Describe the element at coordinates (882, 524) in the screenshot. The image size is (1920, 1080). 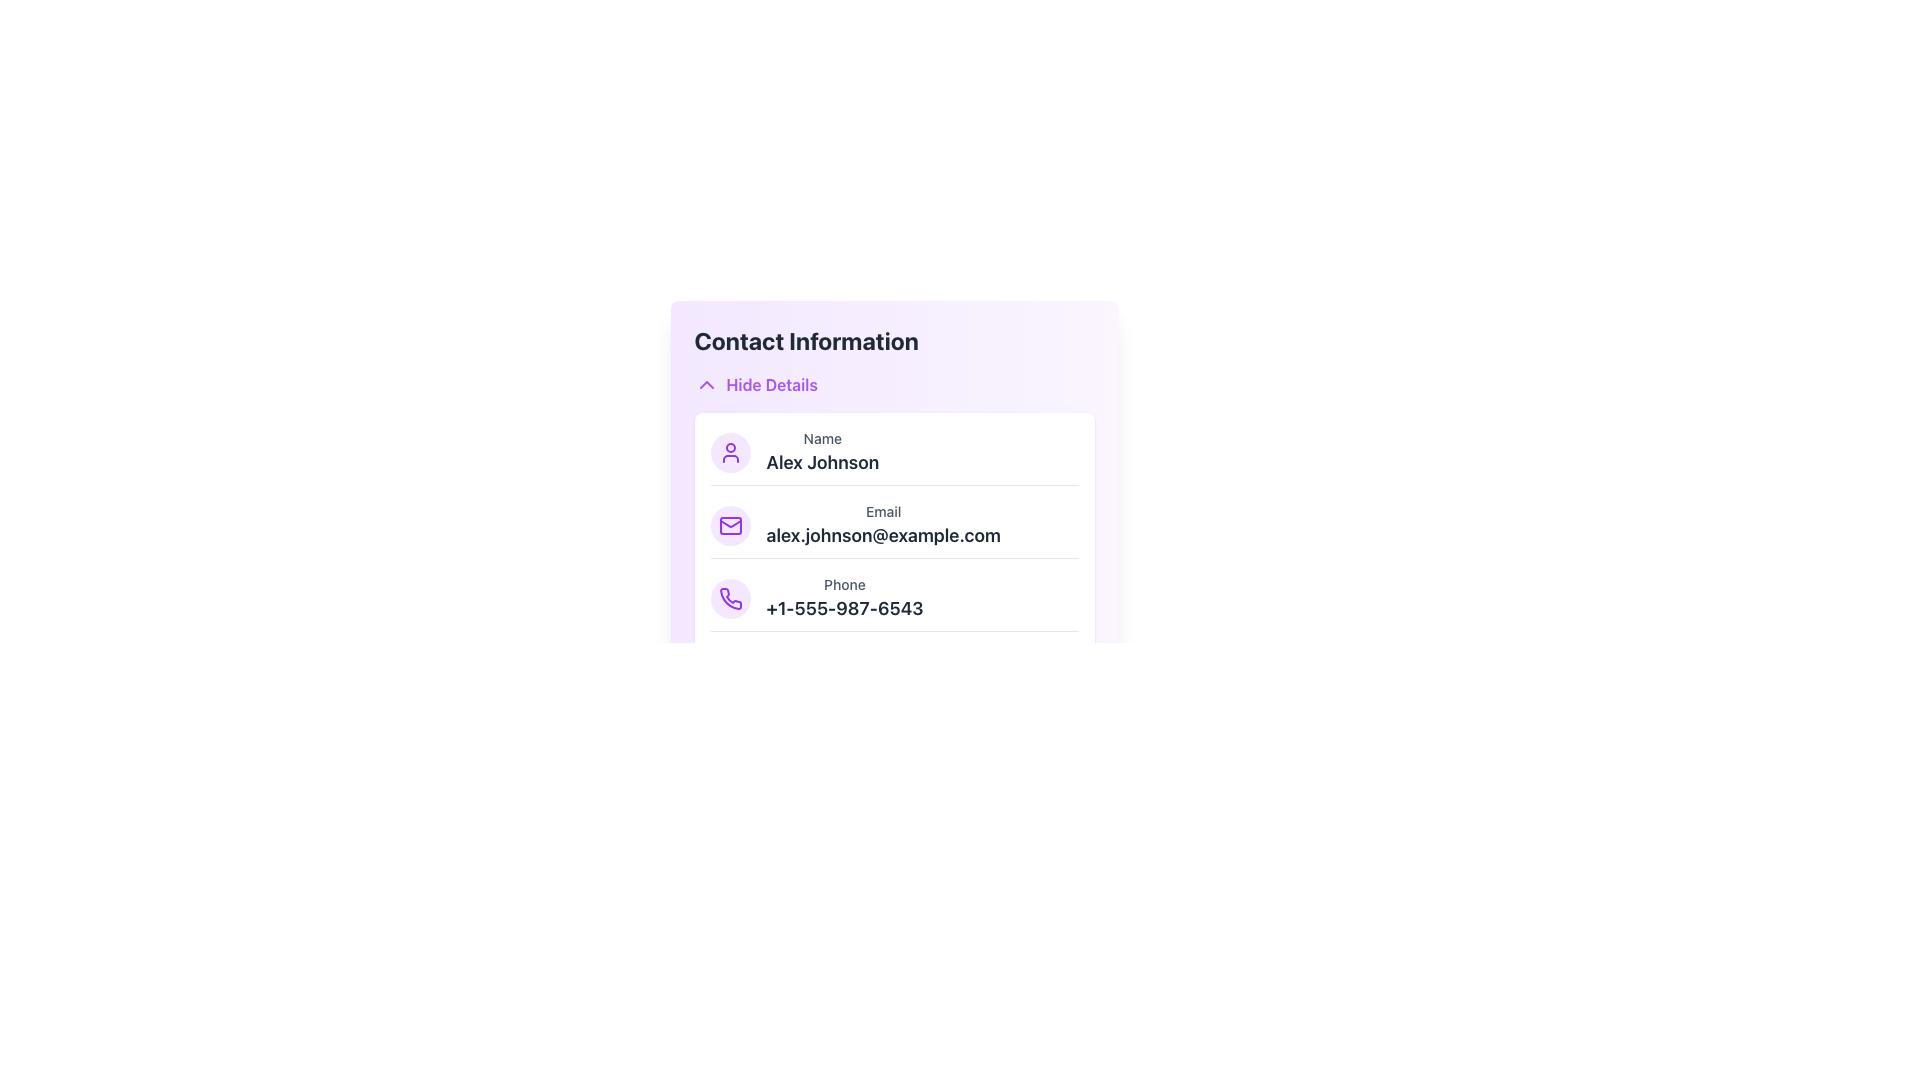
I see `email address displayed in the contact information card, which is located in the middle part of the card, under the 'Contact Information' section, second entry after the 'Name' section` at that location.